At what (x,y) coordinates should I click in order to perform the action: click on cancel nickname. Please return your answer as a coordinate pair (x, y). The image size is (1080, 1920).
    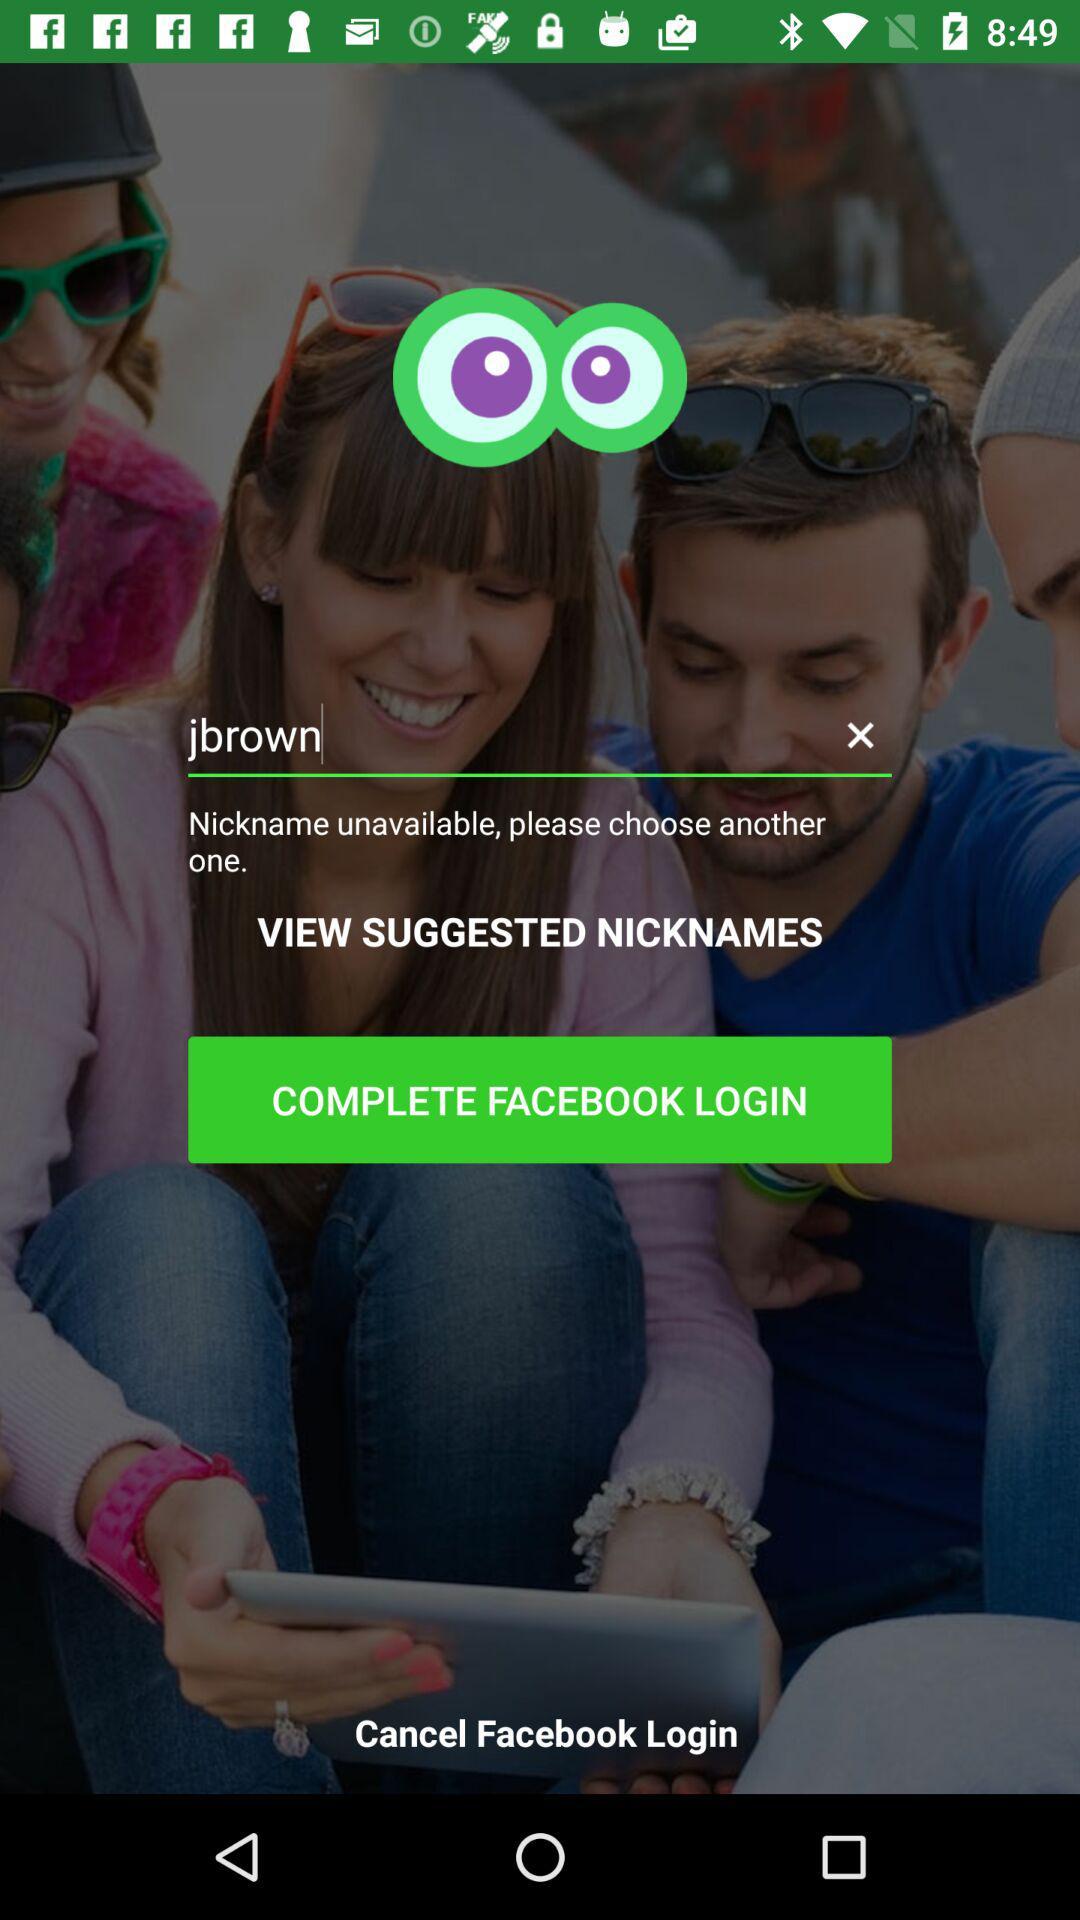
    Looking at the image, I should click on (859, 733).